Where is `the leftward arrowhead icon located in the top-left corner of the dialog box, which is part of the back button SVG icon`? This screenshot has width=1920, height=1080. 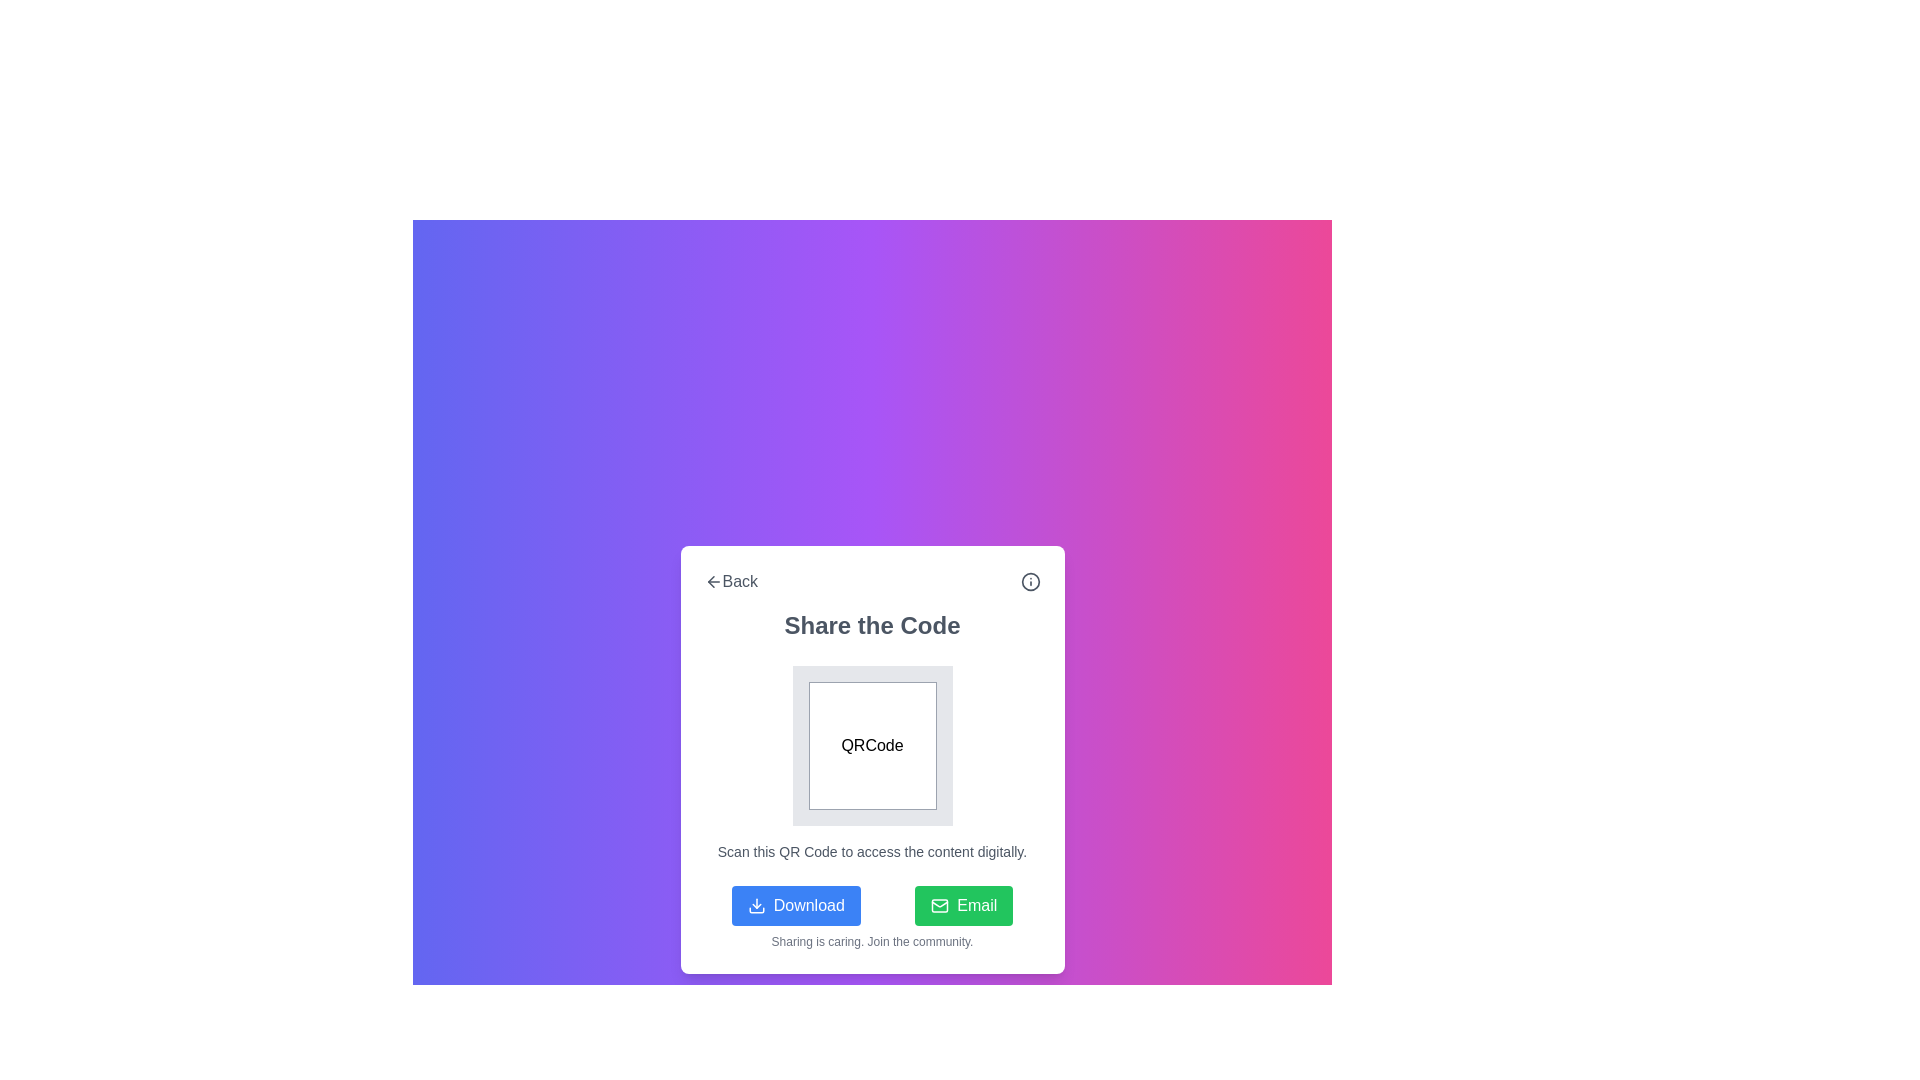
the leftward arrowhead icon located in the top-left corner of the dialog box, which is part of the back button SVG icon is located at coordinates (710, 582).